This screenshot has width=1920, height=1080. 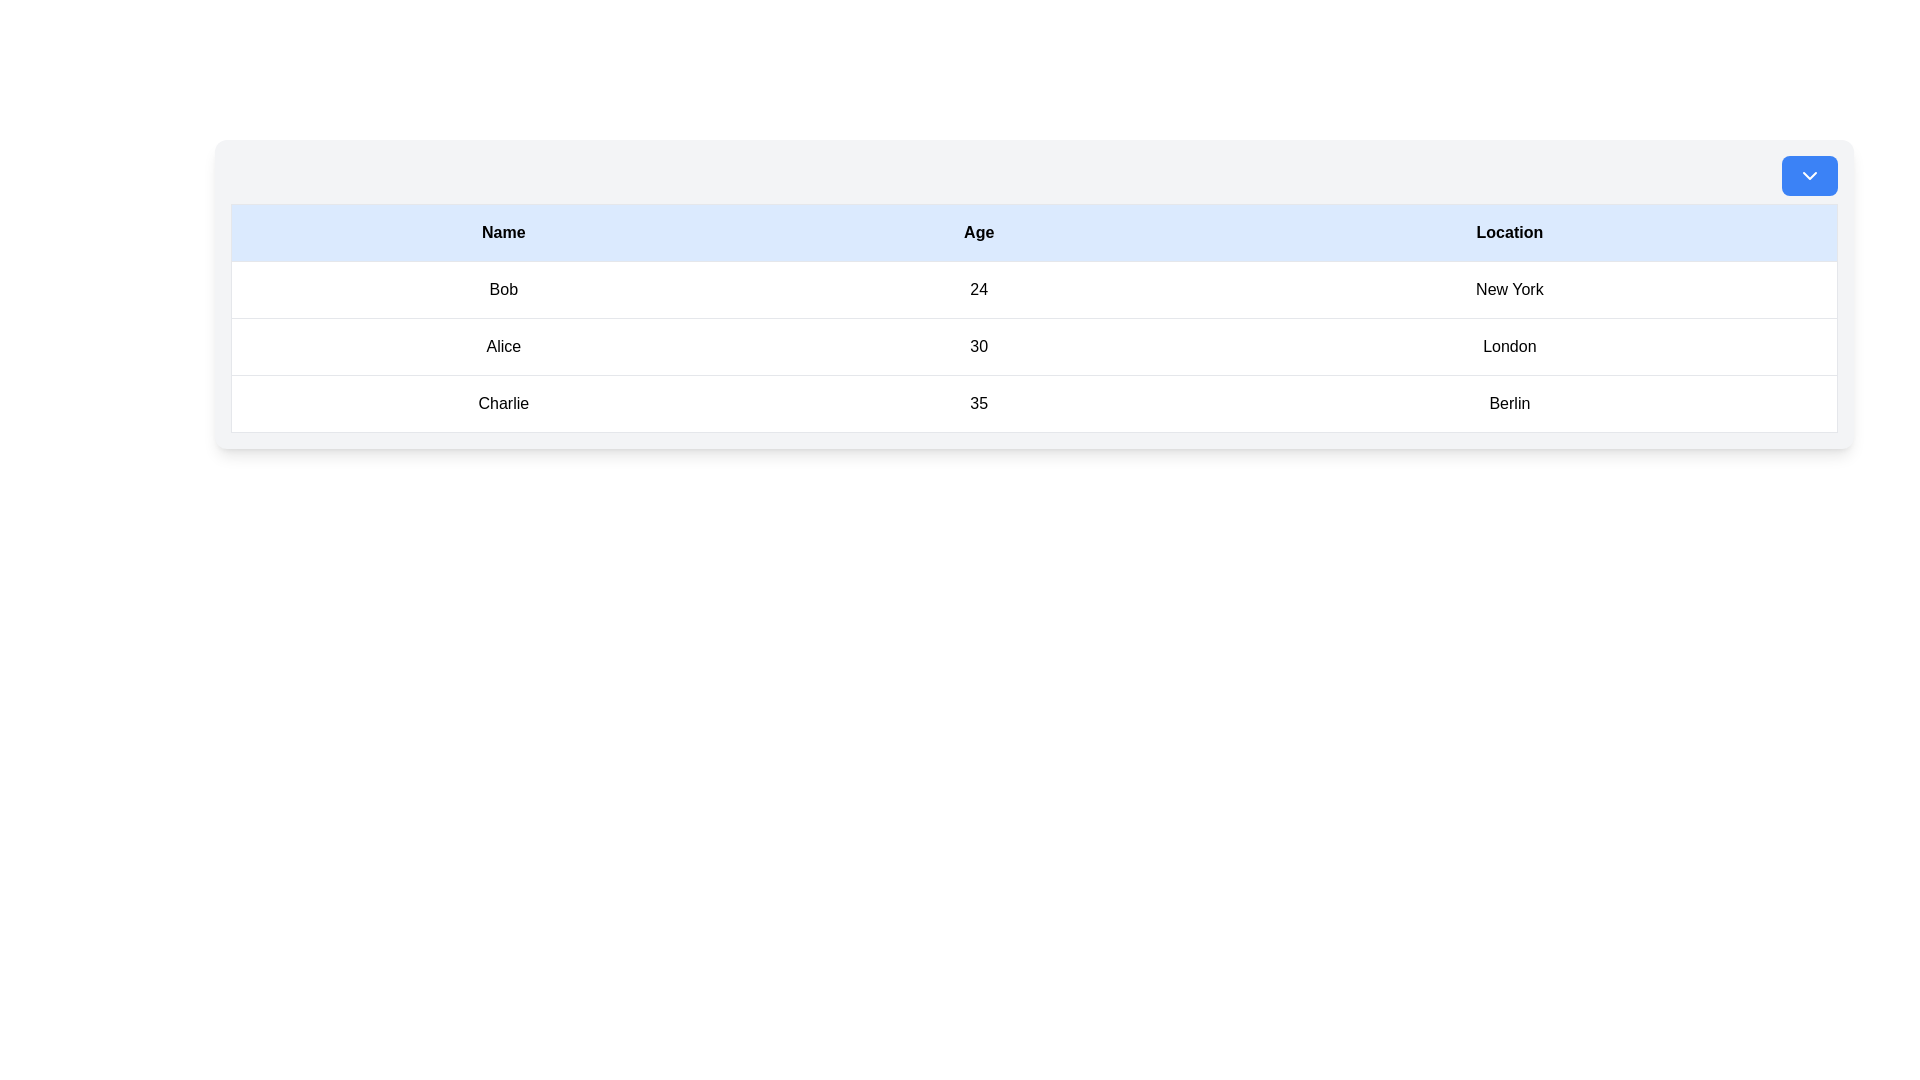 What do you see at coordinates (1809, 175) in the screenshot?
I see `the downward-facing chevron icon located at the top right corner of the displayed table, which is part of a blue rounded rectangular button` at bounding box center [1809, 175].